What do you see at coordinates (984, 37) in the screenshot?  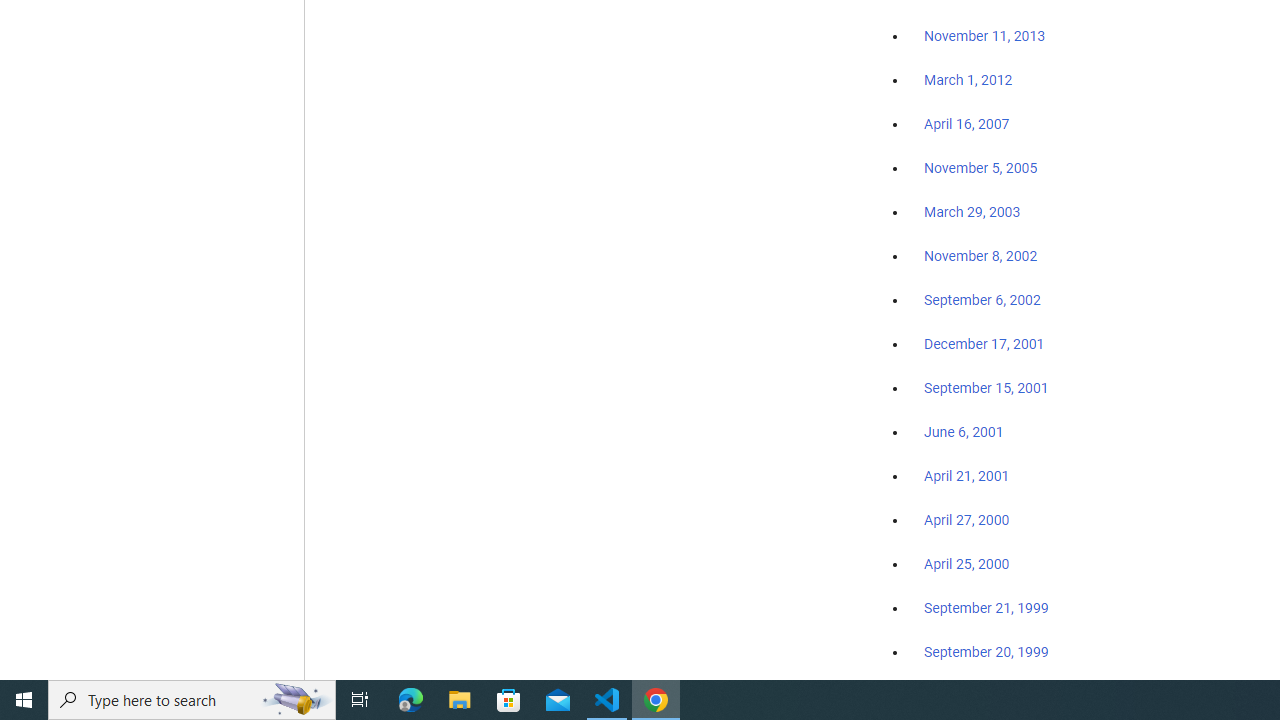 I see `'November 11, 2013'` at bounding box center [984, 37].